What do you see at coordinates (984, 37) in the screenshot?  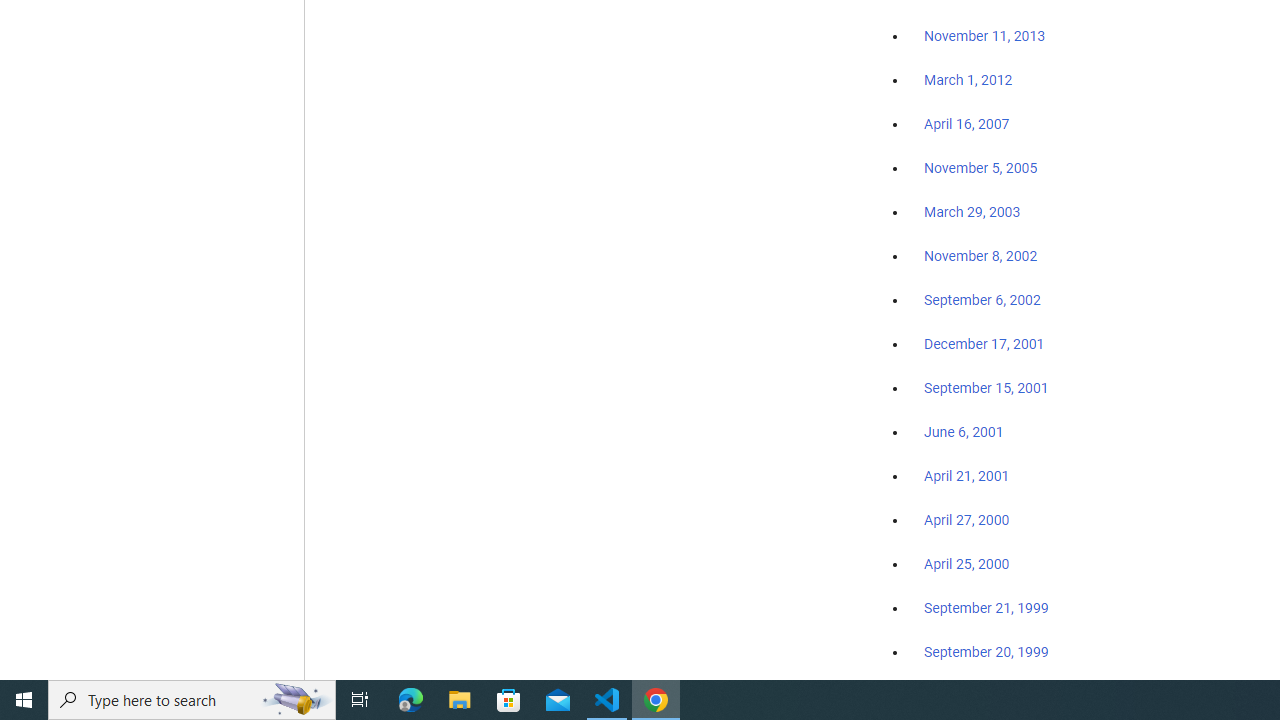 I see `'November 11, 2013'` at bounding box center [984, 37].